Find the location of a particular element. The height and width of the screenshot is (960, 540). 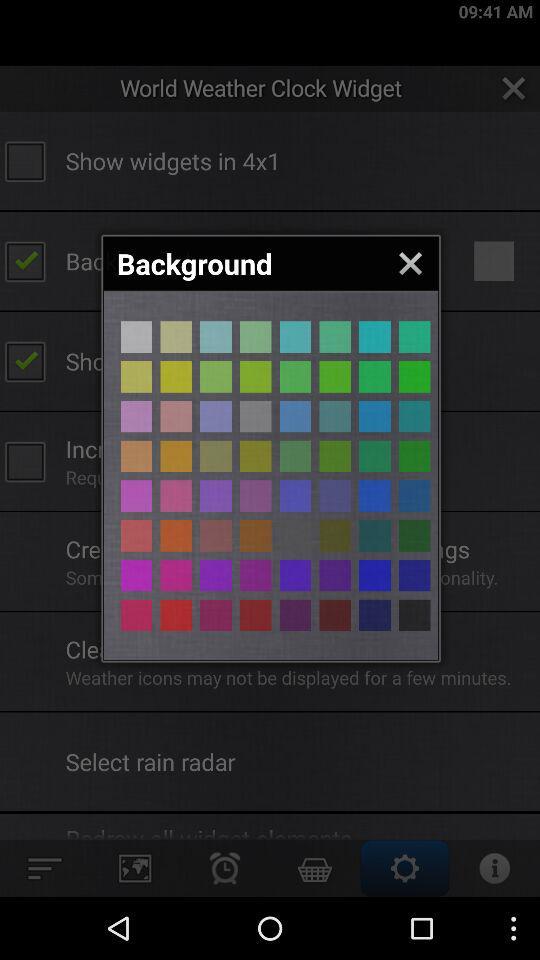

color is located at coordinates (413, 614).